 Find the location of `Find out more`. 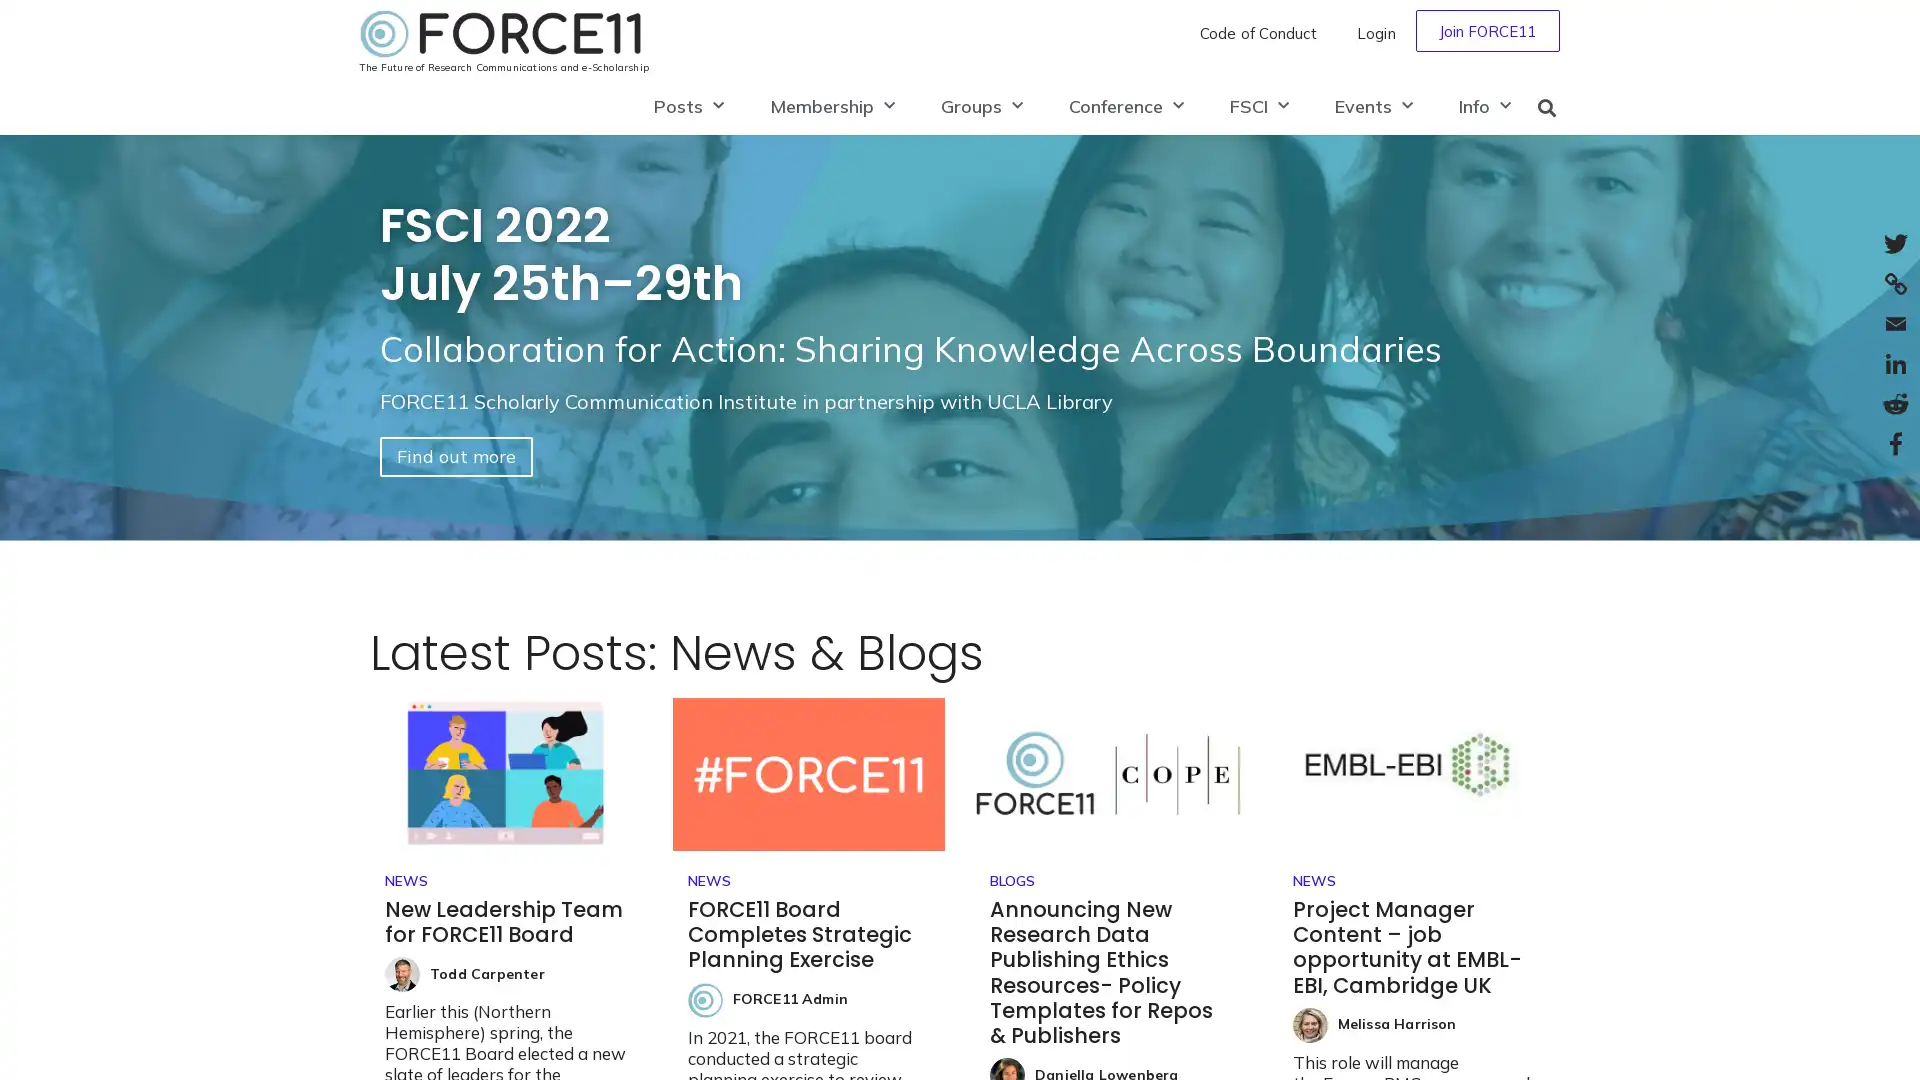

Find out more is located at coordinates (455, 456).